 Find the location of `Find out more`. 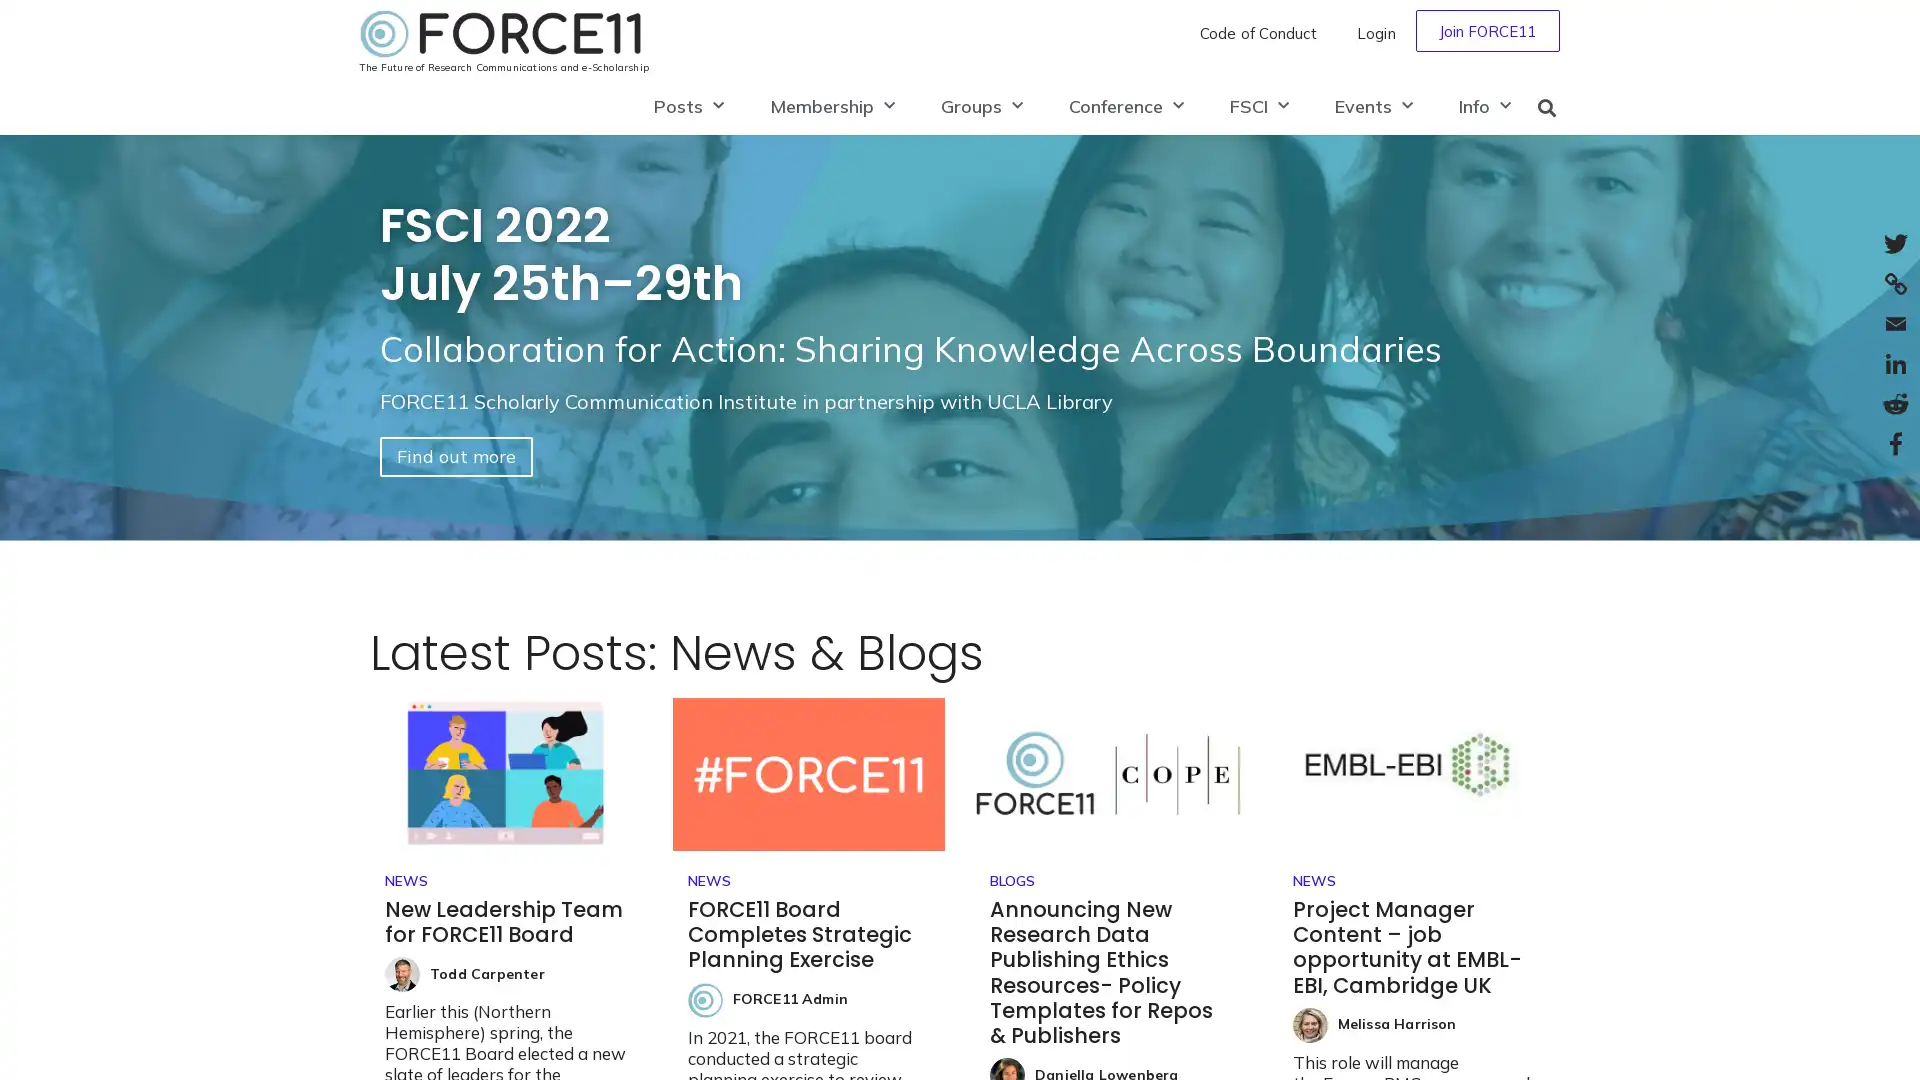

Find out more is located at coordinates (455, 456).